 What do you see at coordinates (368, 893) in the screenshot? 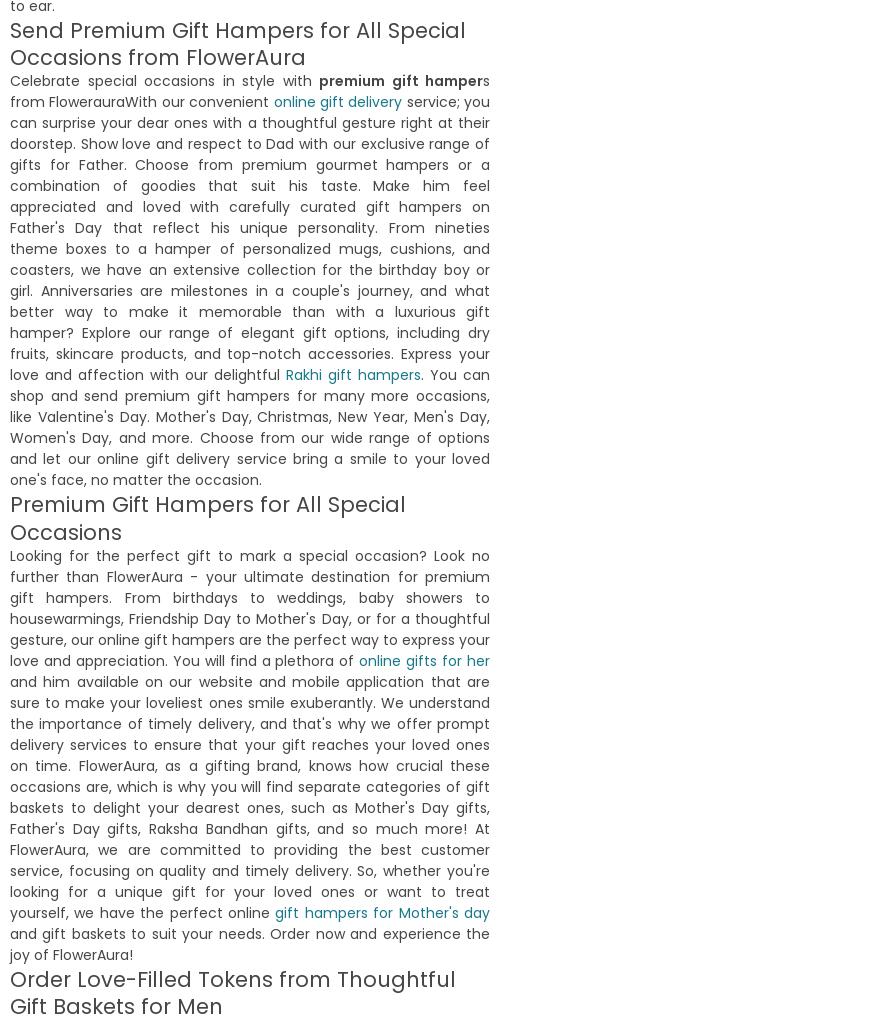
I see `'Fully satisfied the way team responds to any query. Fast delivery and good quality. 
Best place to express your love on your loved once.'` at bounding box center [368, 893].